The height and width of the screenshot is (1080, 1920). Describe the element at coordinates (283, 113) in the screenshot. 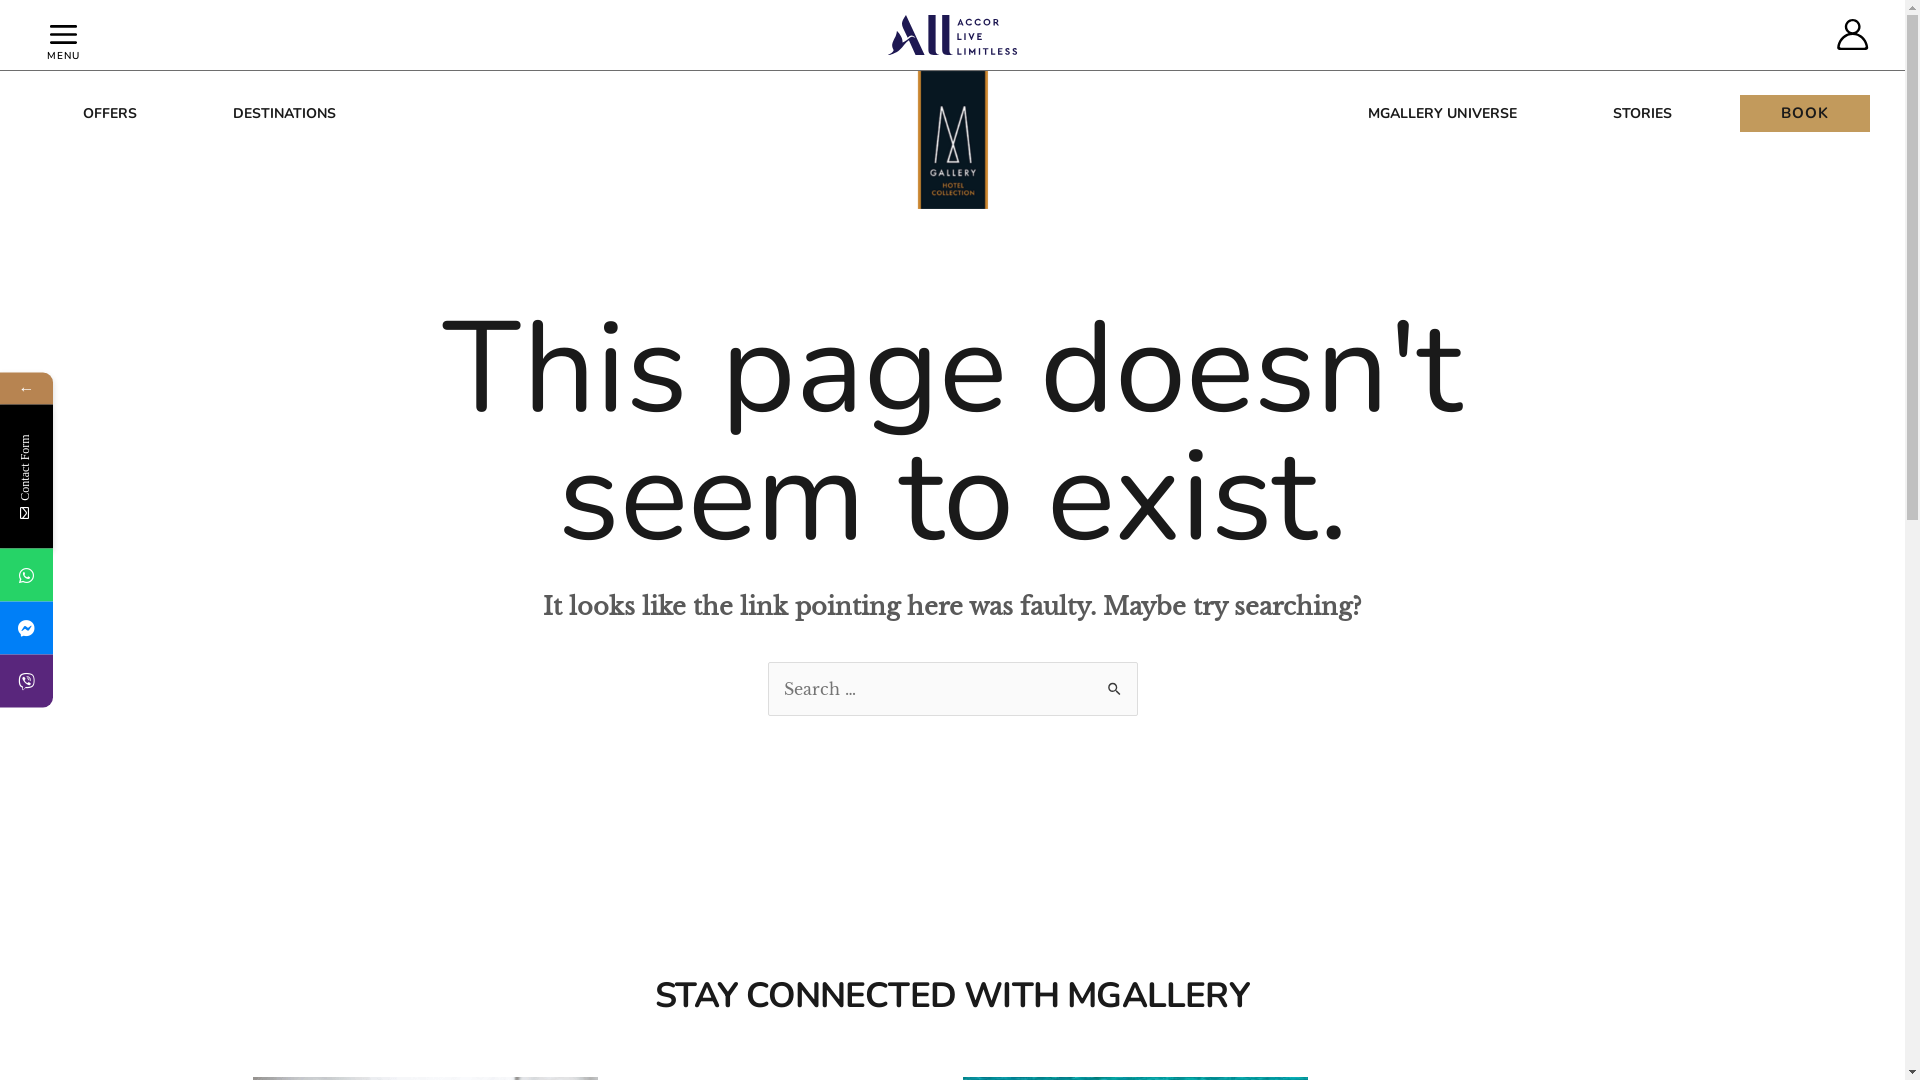

I see `'DESTINATIONS'` at that location.